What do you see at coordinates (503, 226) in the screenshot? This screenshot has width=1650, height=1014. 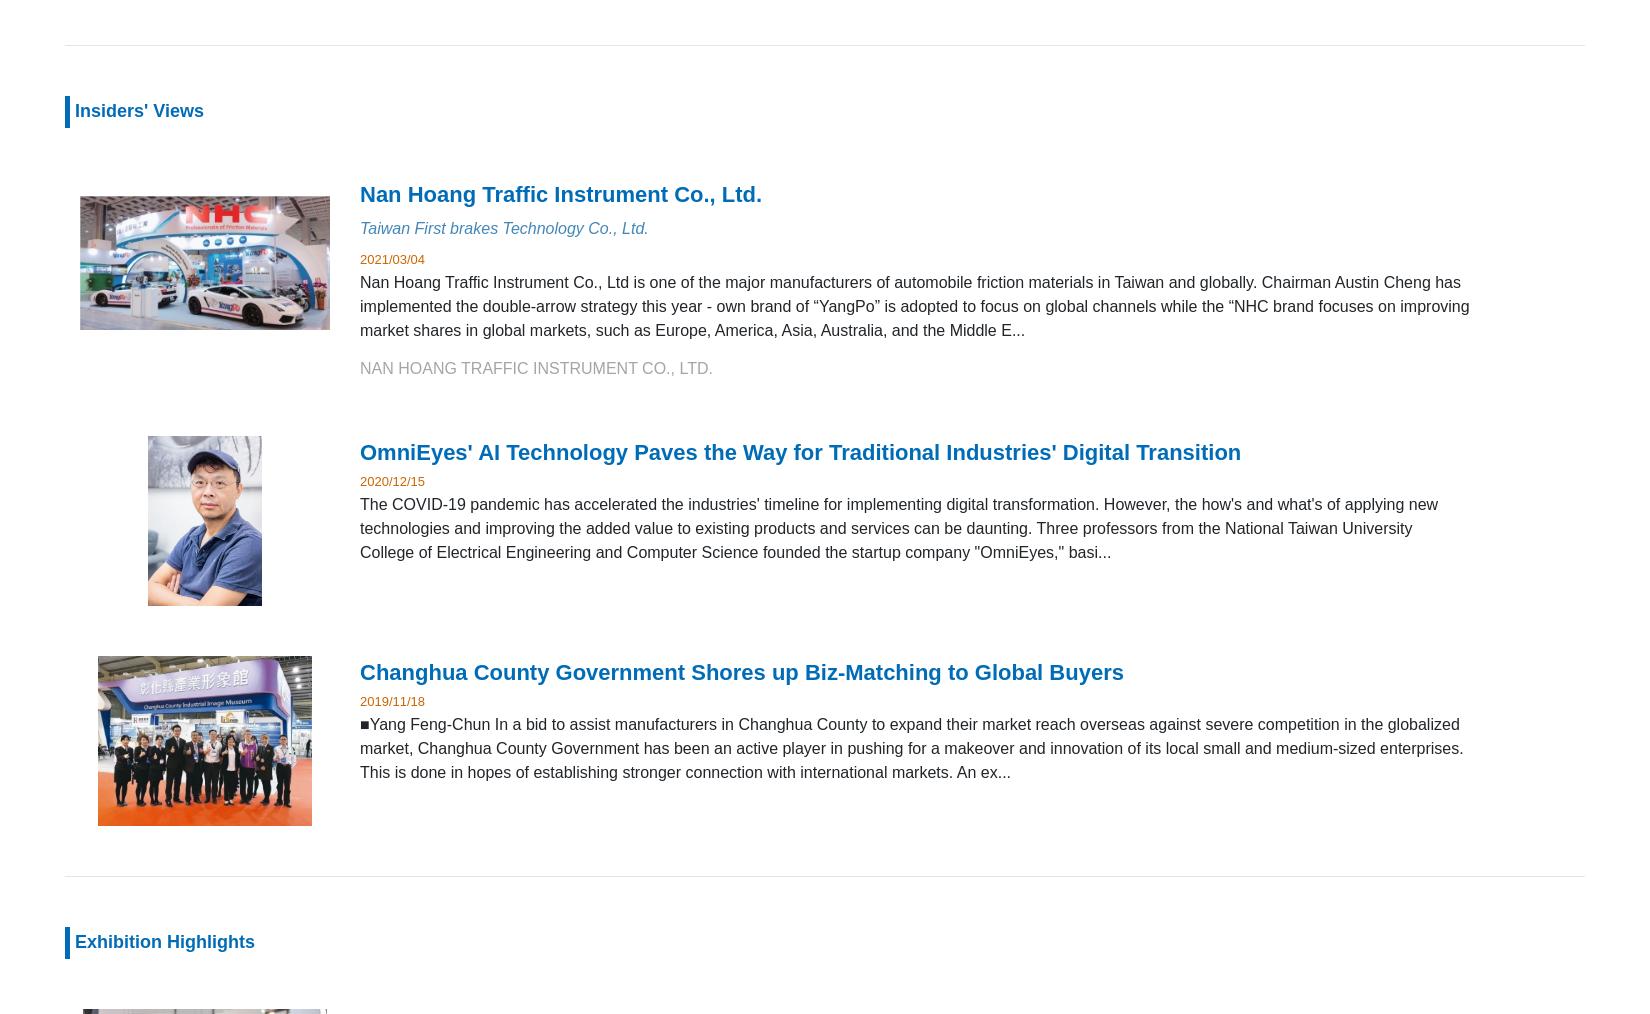 I see `'Taiwan First brakes Technology Co., Ltd.'` at bounding box center [503, 226].